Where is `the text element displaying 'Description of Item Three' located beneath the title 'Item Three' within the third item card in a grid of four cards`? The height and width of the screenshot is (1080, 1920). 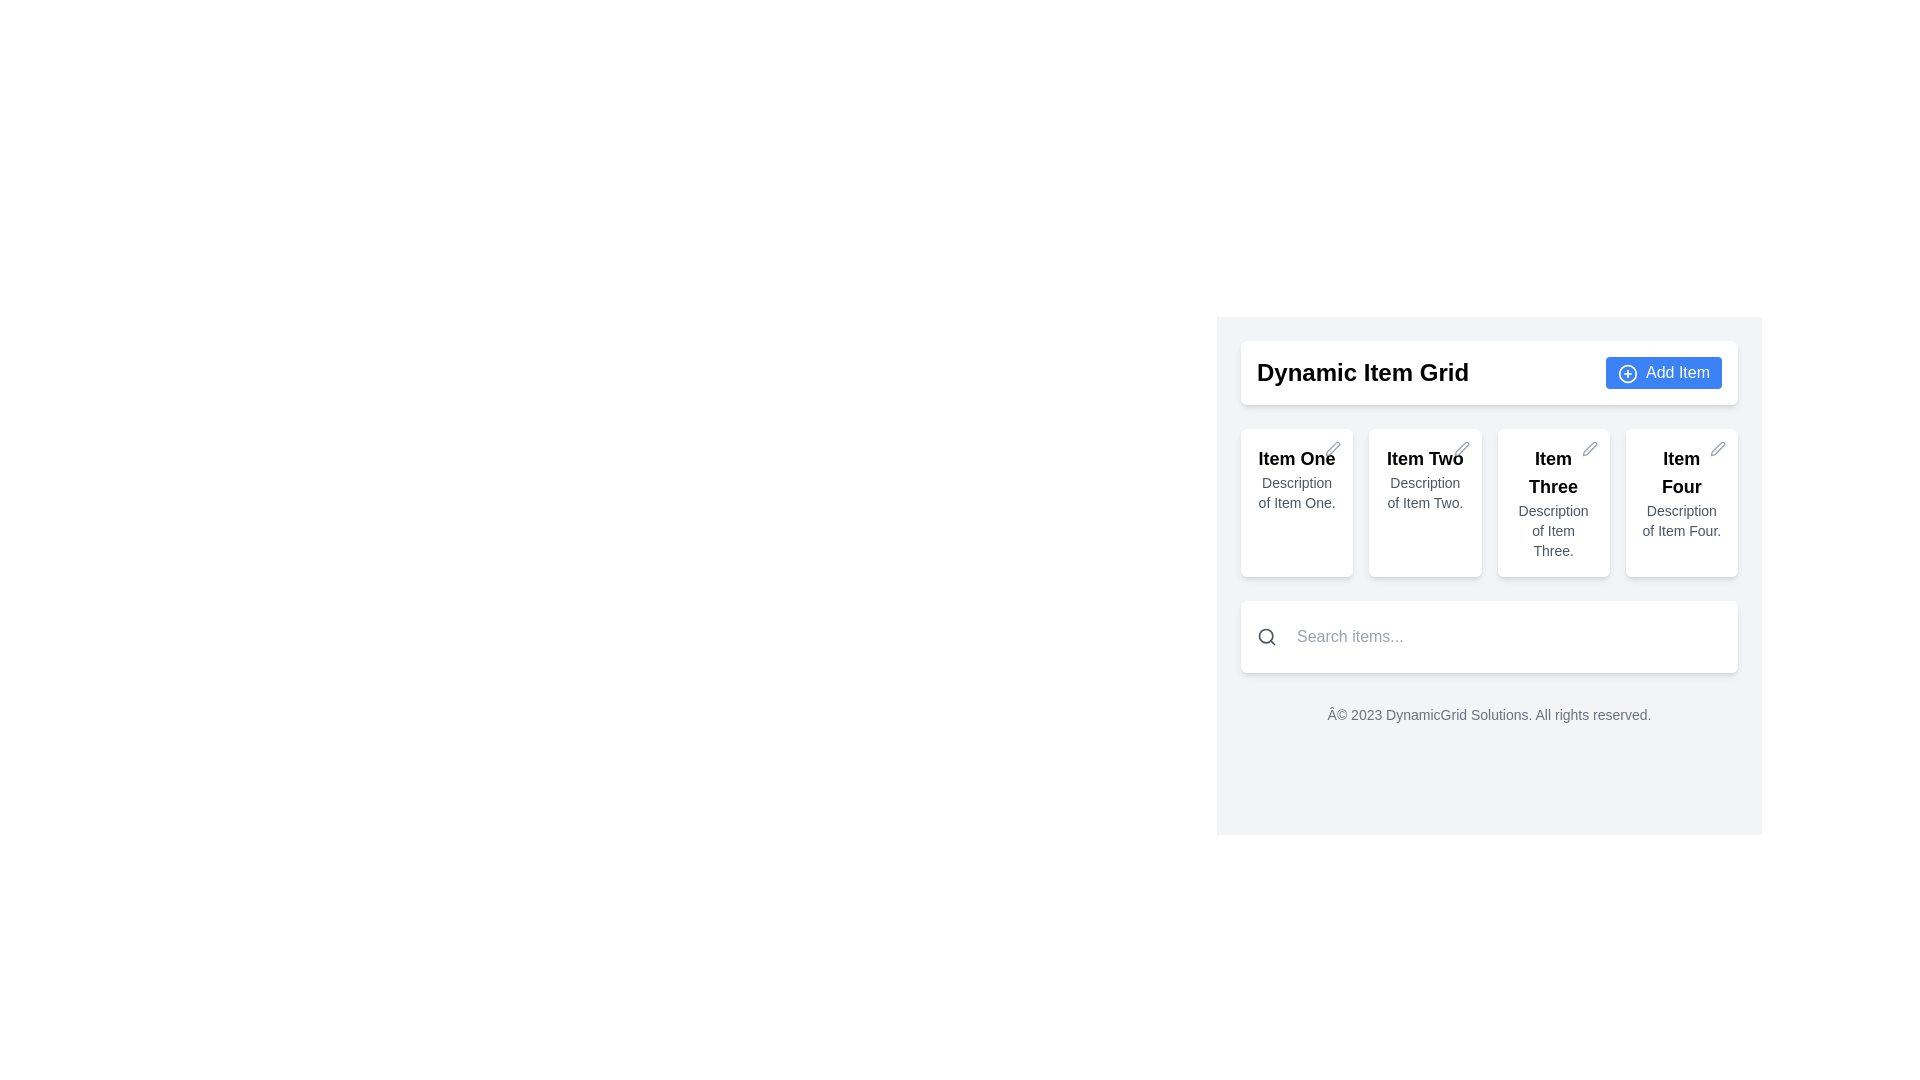
the text element displaying 'Description of Item Three' located beneath the title 'Item Three' within the third item card in a grid of four cards is located at coordinates (1552, 530).